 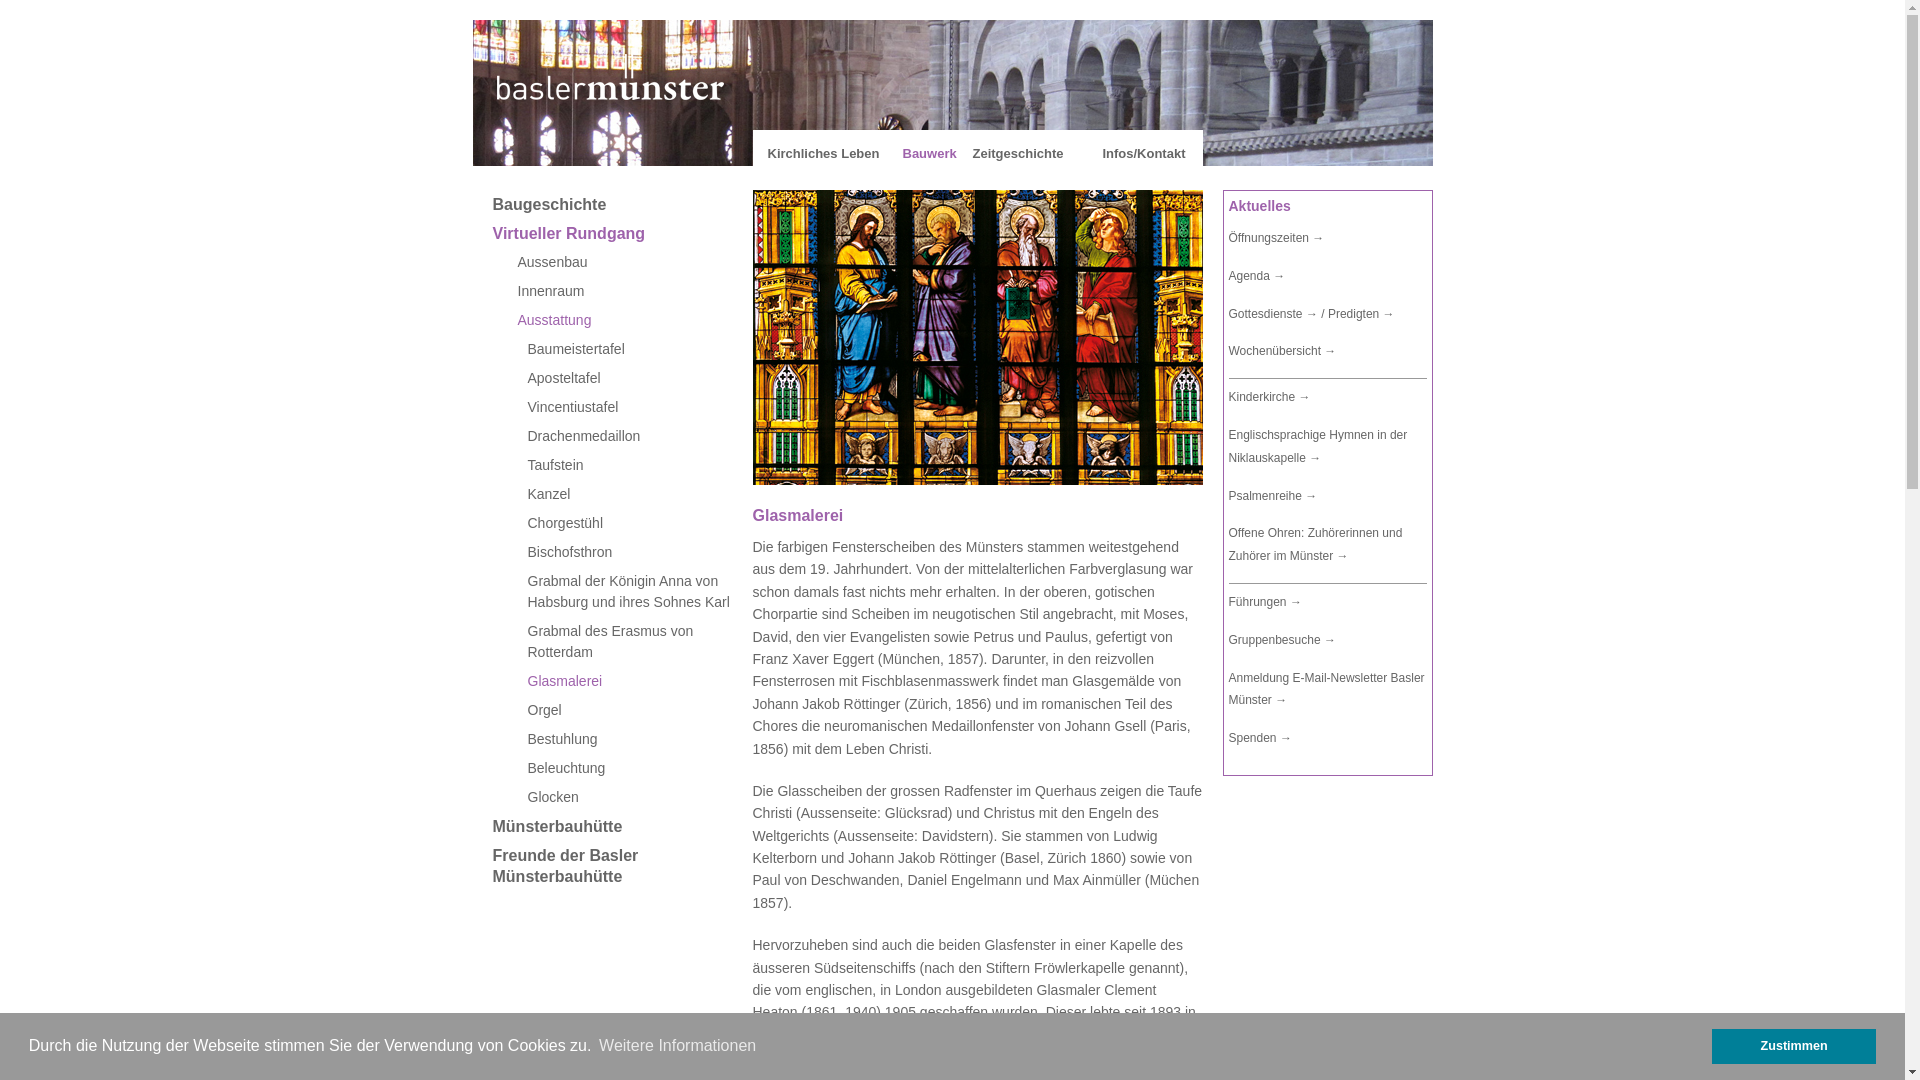 I want to click on 'Drachenmedaillon', so click(x=626, y=435).